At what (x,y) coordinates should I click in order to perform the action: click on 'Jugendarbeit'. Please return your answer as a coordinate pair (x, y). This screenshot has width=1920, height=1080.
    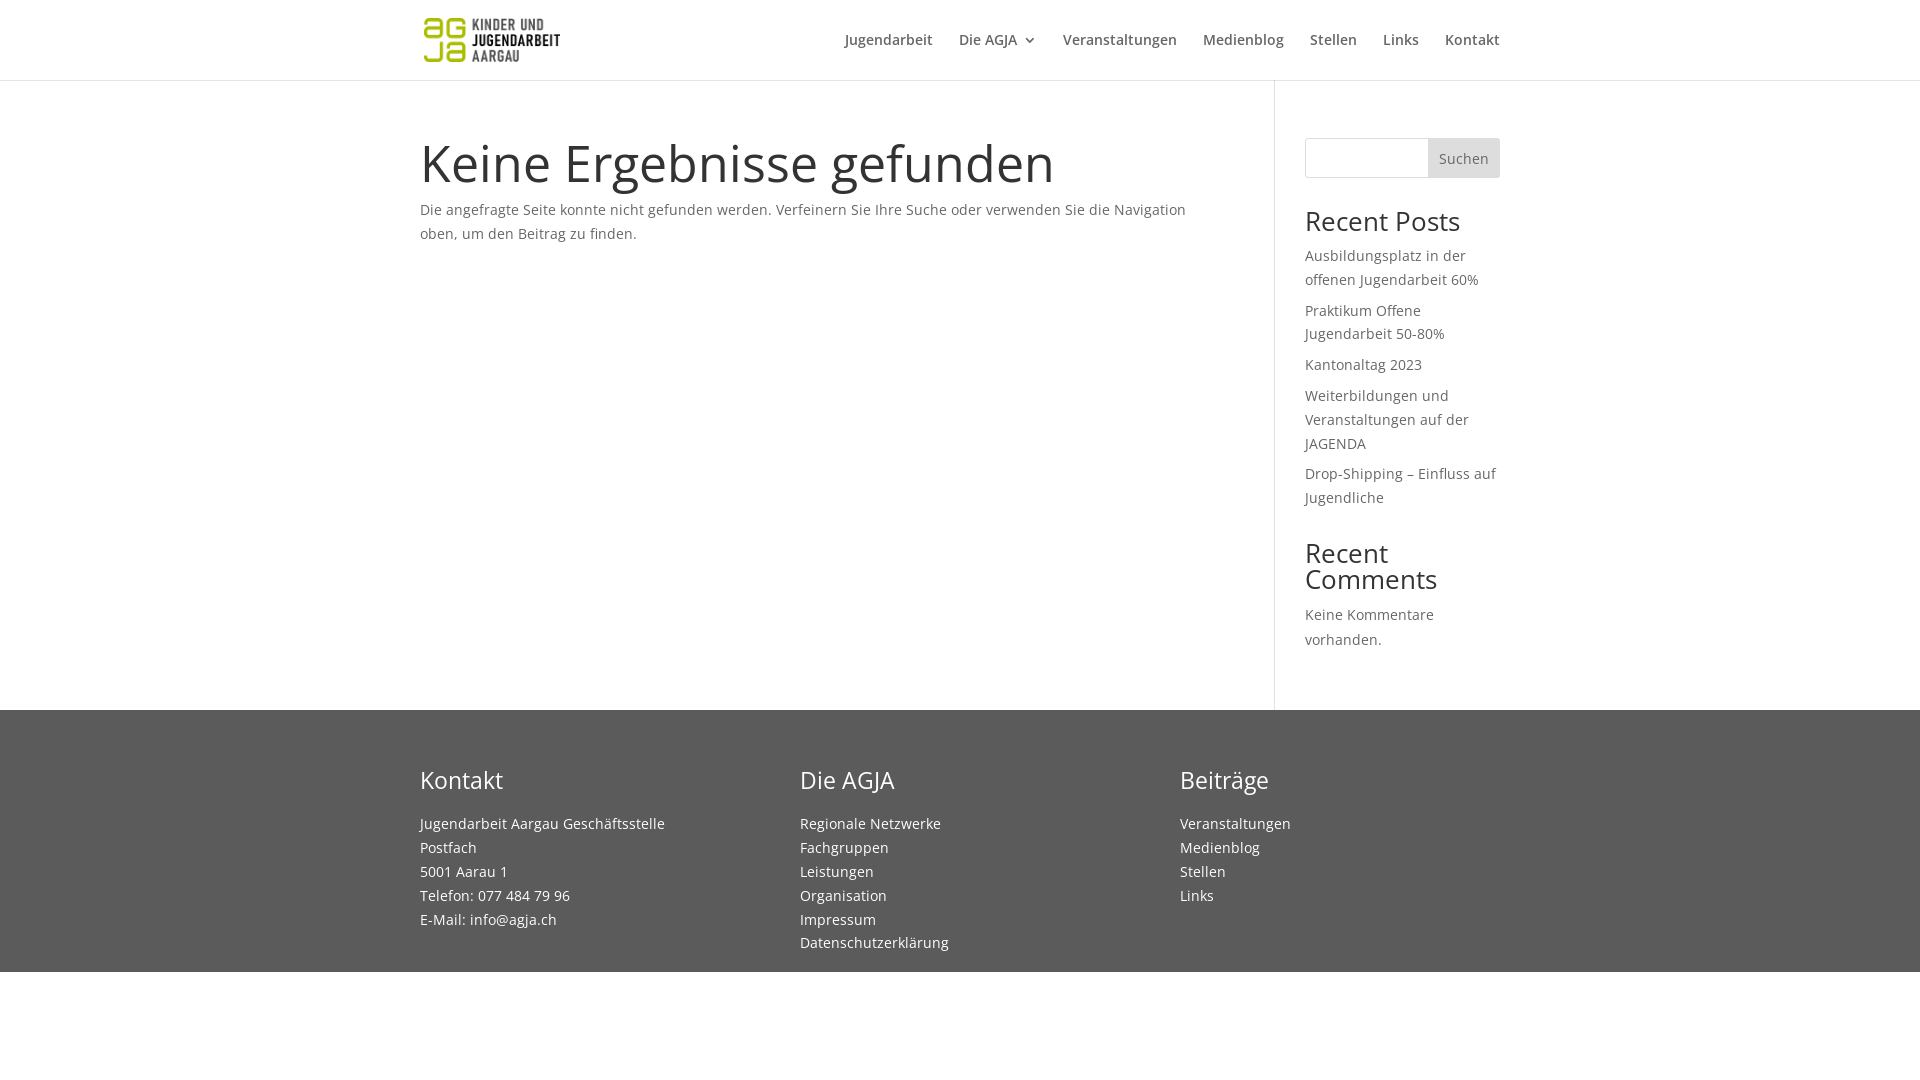
    Looking at the image, I should click on (887, 55).